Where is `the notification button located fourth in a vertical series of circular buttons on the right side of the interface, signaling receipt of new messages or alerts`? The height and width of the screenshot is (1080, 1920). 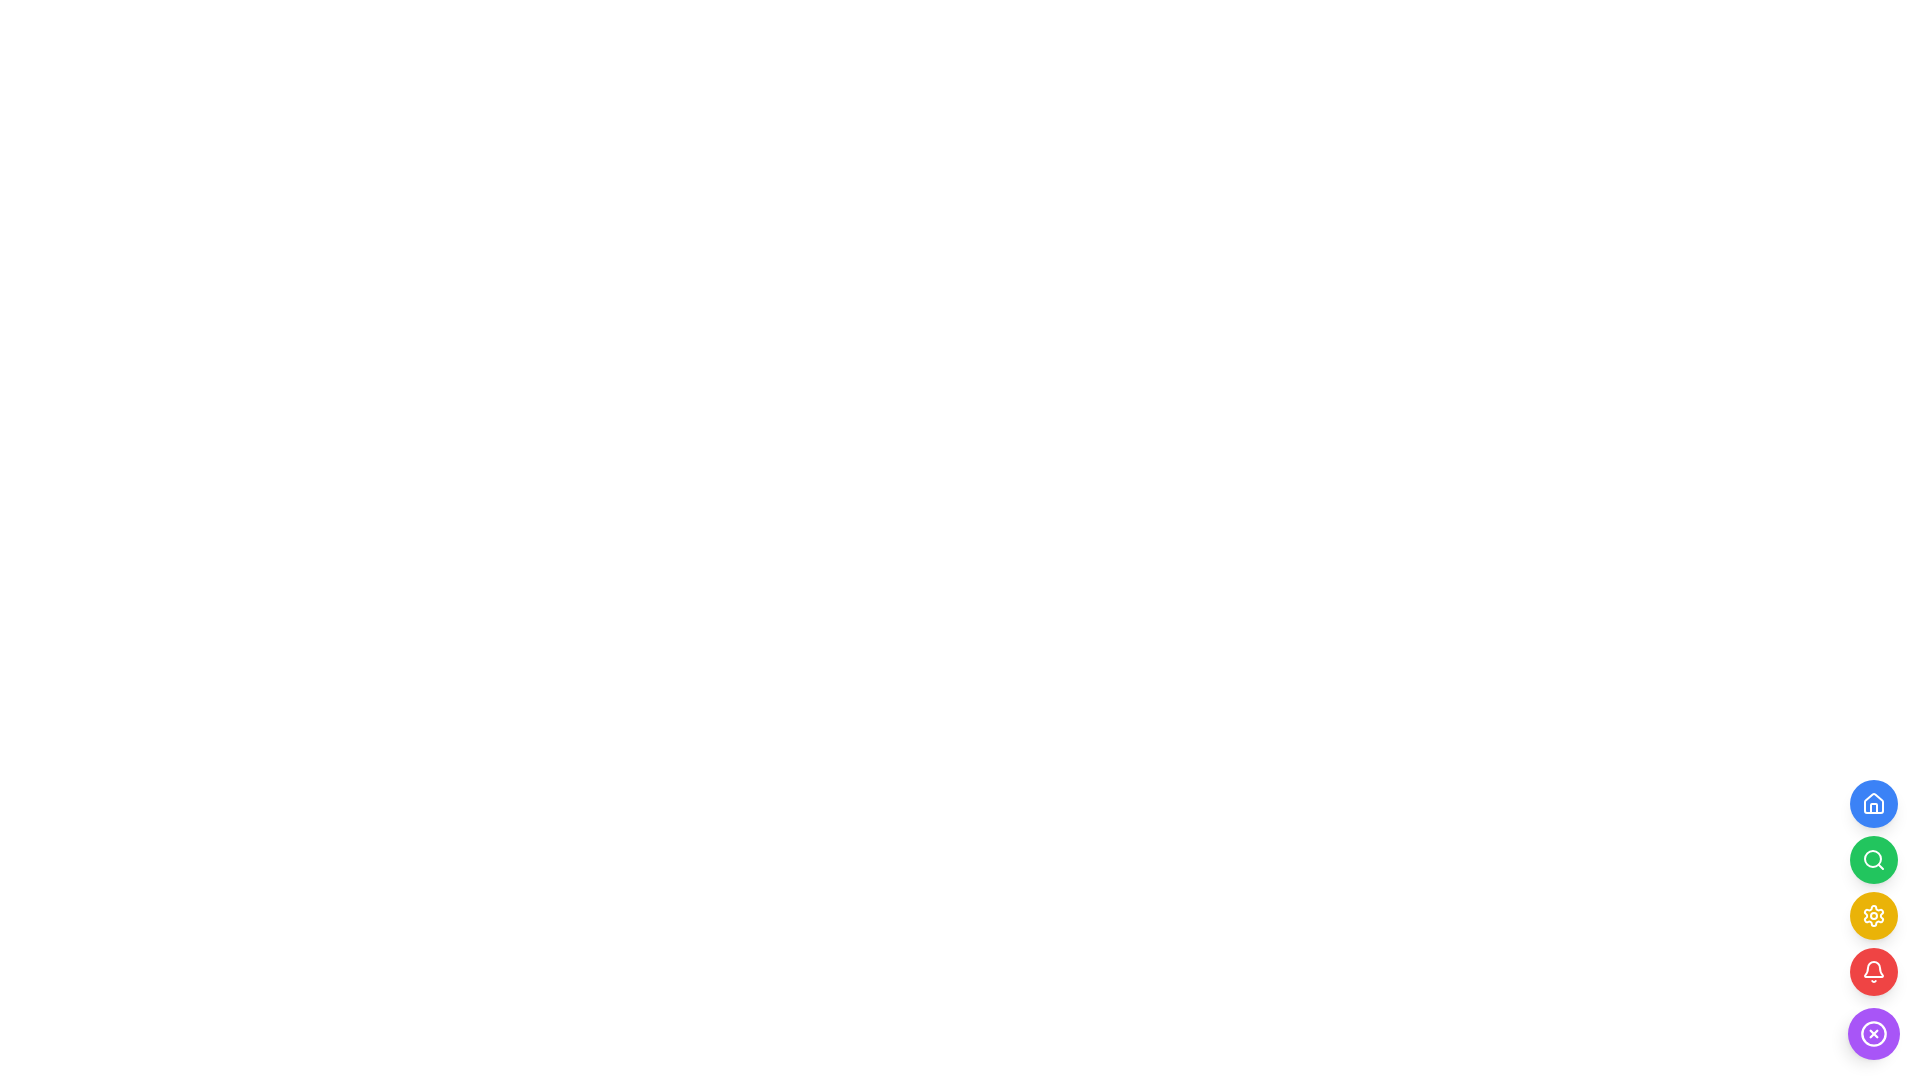 the notification button located fourth in a vertical series of circular buttons on the right side of the interface, signaling receipt of new messages or alerts is located at coordinates (1872, 971).